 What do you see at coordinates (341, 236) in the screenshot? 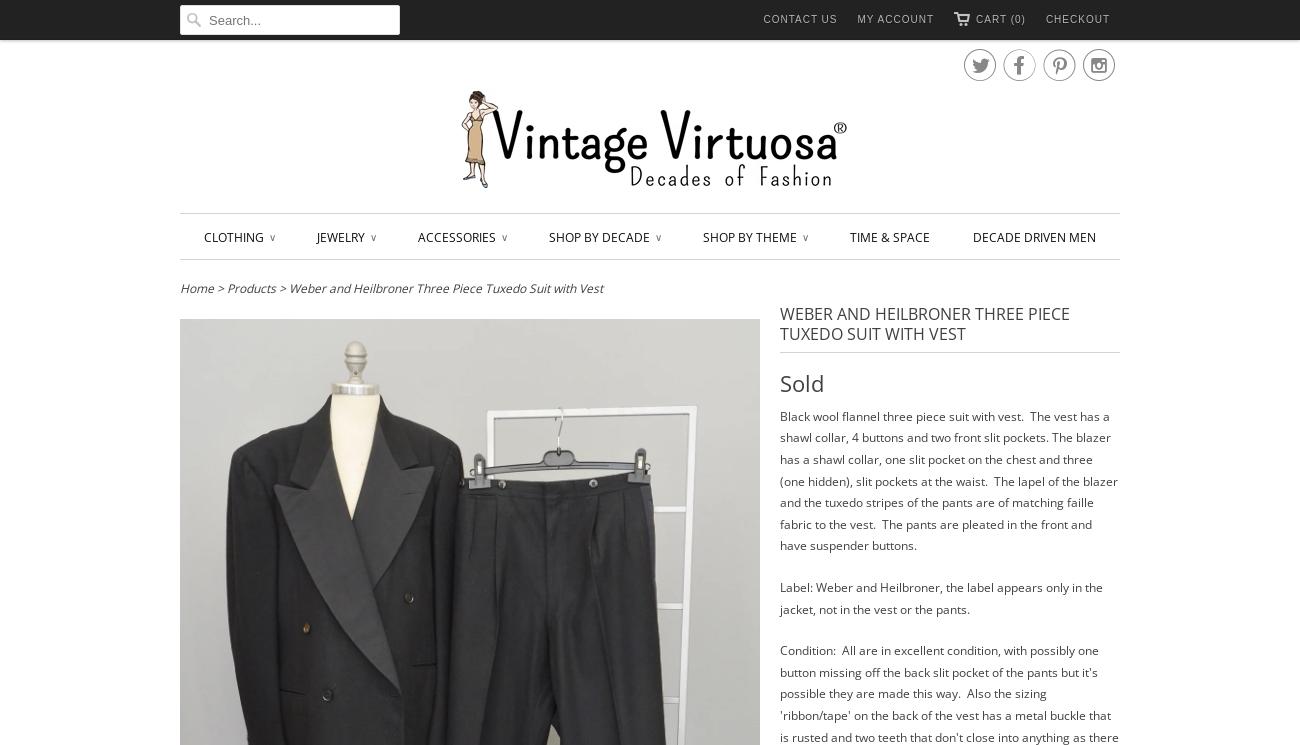
I see `'Jewelry'` at bounding box center [341, 236].